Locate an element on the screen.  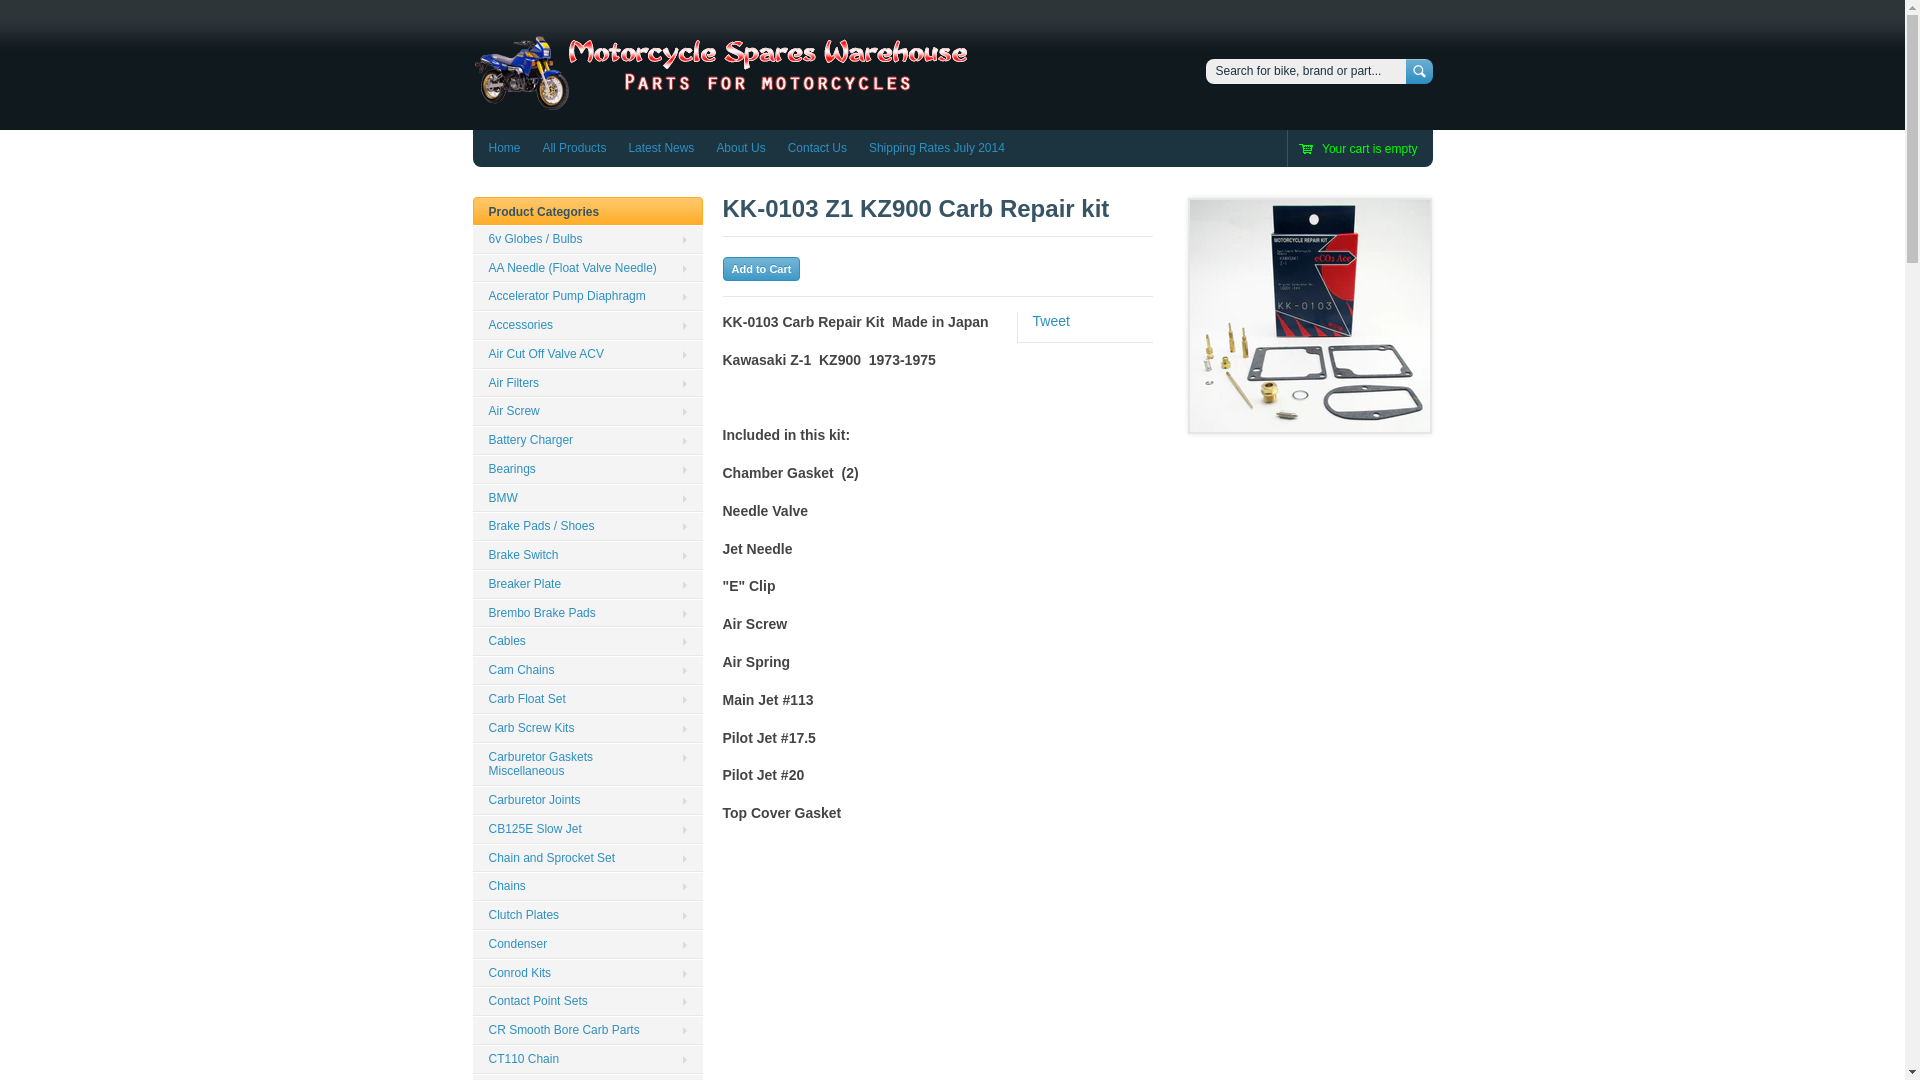
'Brake Switch' is located at coordinates (585, 555).